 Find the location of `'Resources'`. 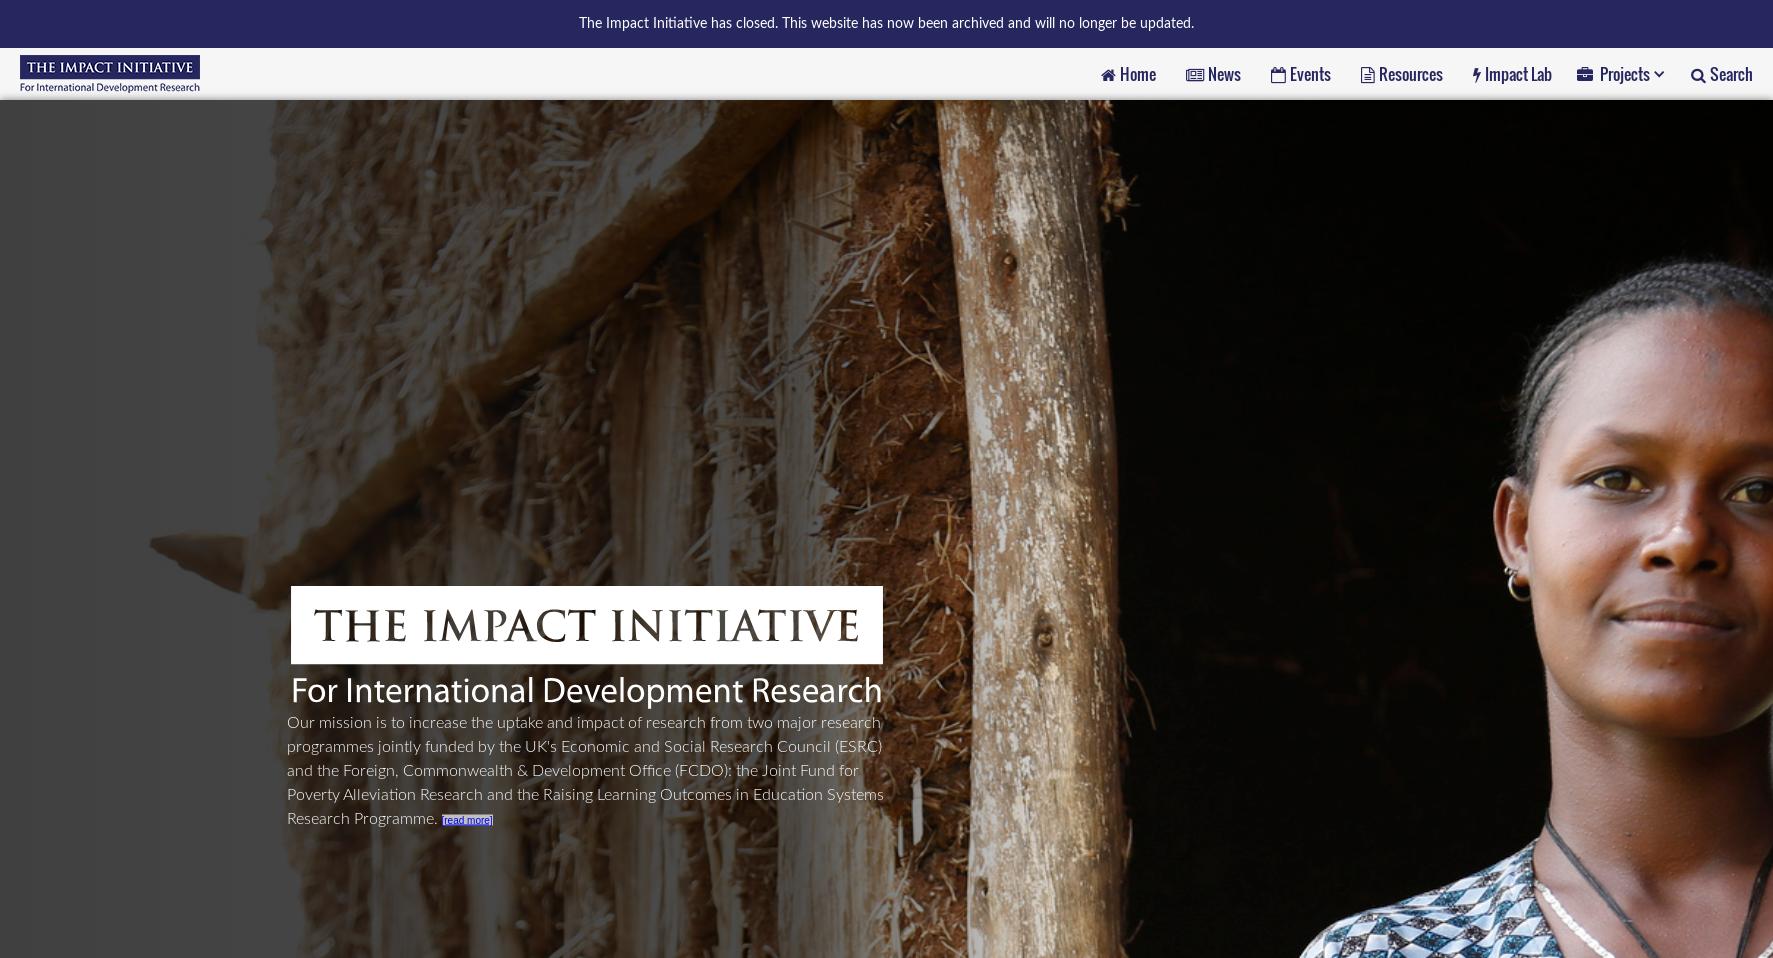

'Resources' is located at coordinates (1409, 71).